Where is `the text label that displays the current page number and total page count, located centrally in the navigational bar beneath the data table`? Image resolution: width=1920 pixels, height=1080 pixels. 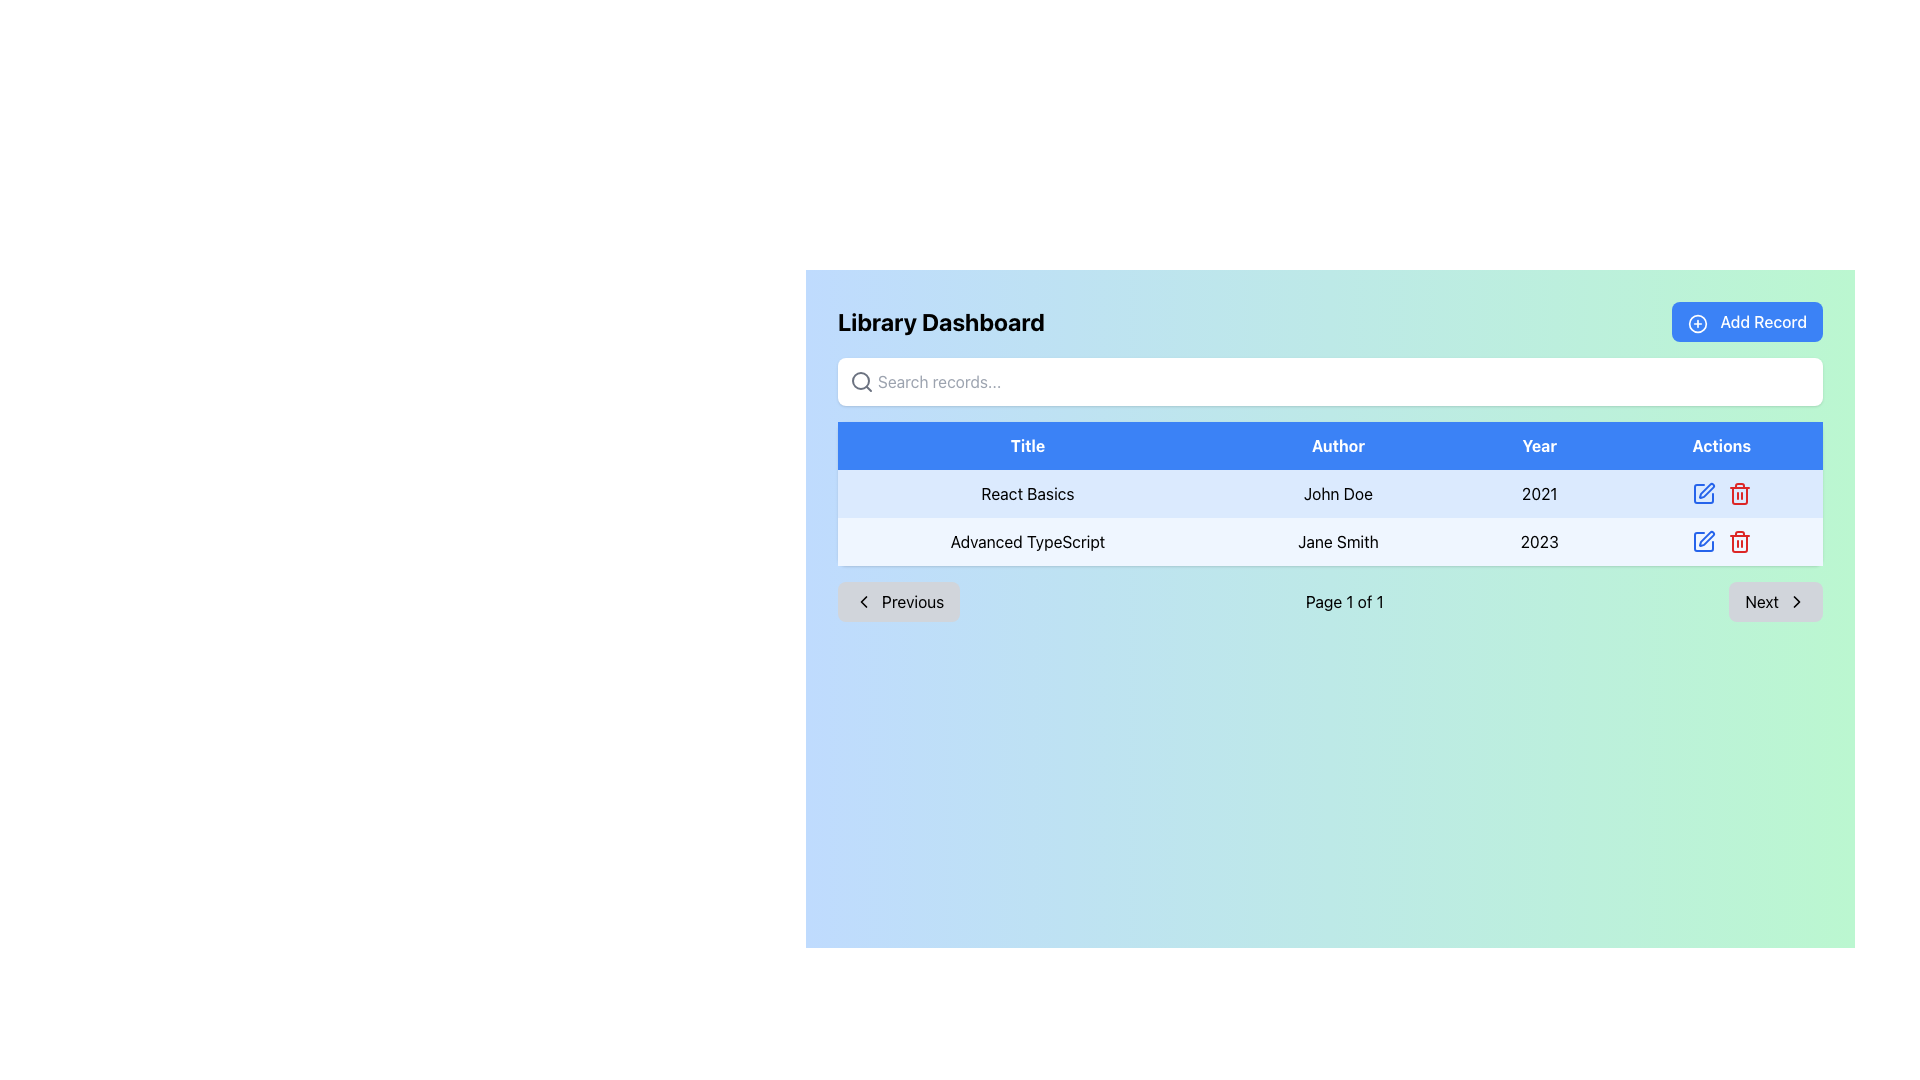 the text label that displays the current page number and total page count, located centrally in the navigational bar beneath the data table is located at coordinates (1344, 600).